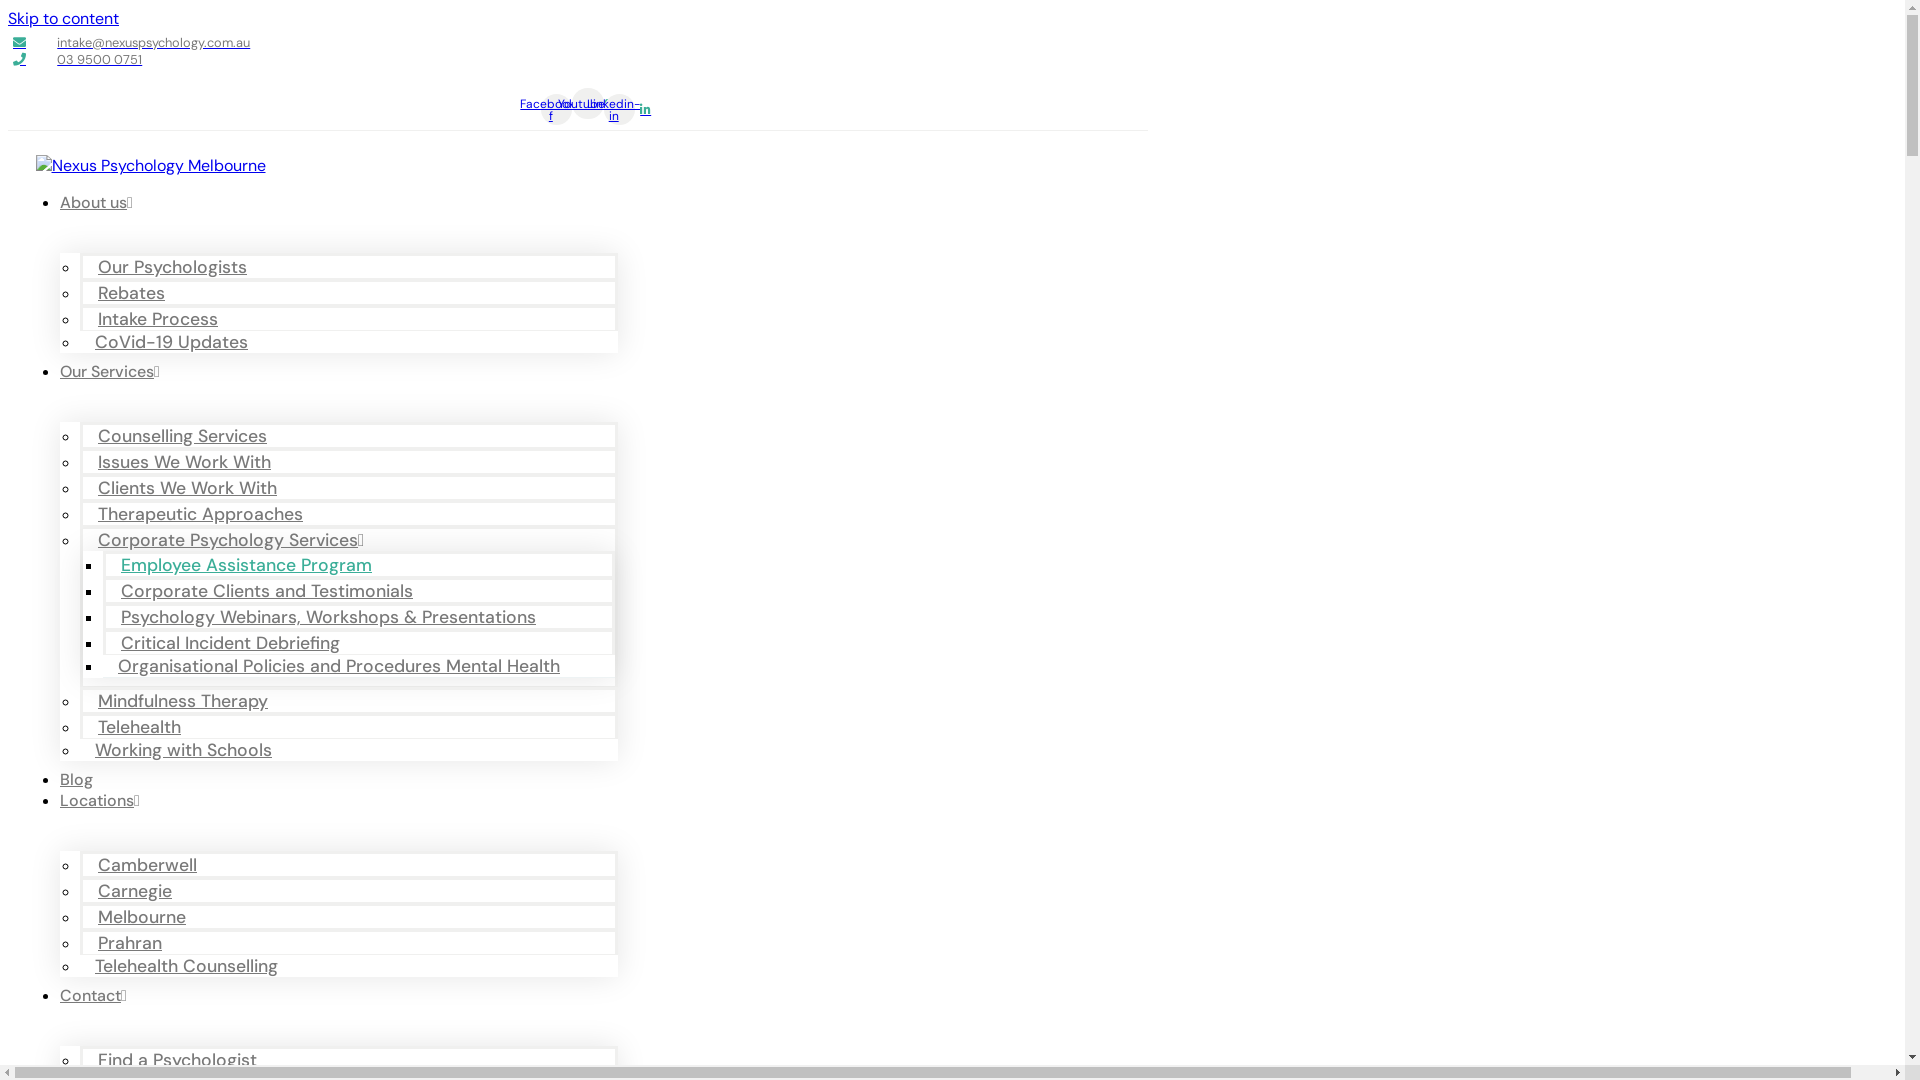  What do you see at coordinates (81, 890) in the screenshot?
I see `'Carnegie'` at bounding box center [81, 890].